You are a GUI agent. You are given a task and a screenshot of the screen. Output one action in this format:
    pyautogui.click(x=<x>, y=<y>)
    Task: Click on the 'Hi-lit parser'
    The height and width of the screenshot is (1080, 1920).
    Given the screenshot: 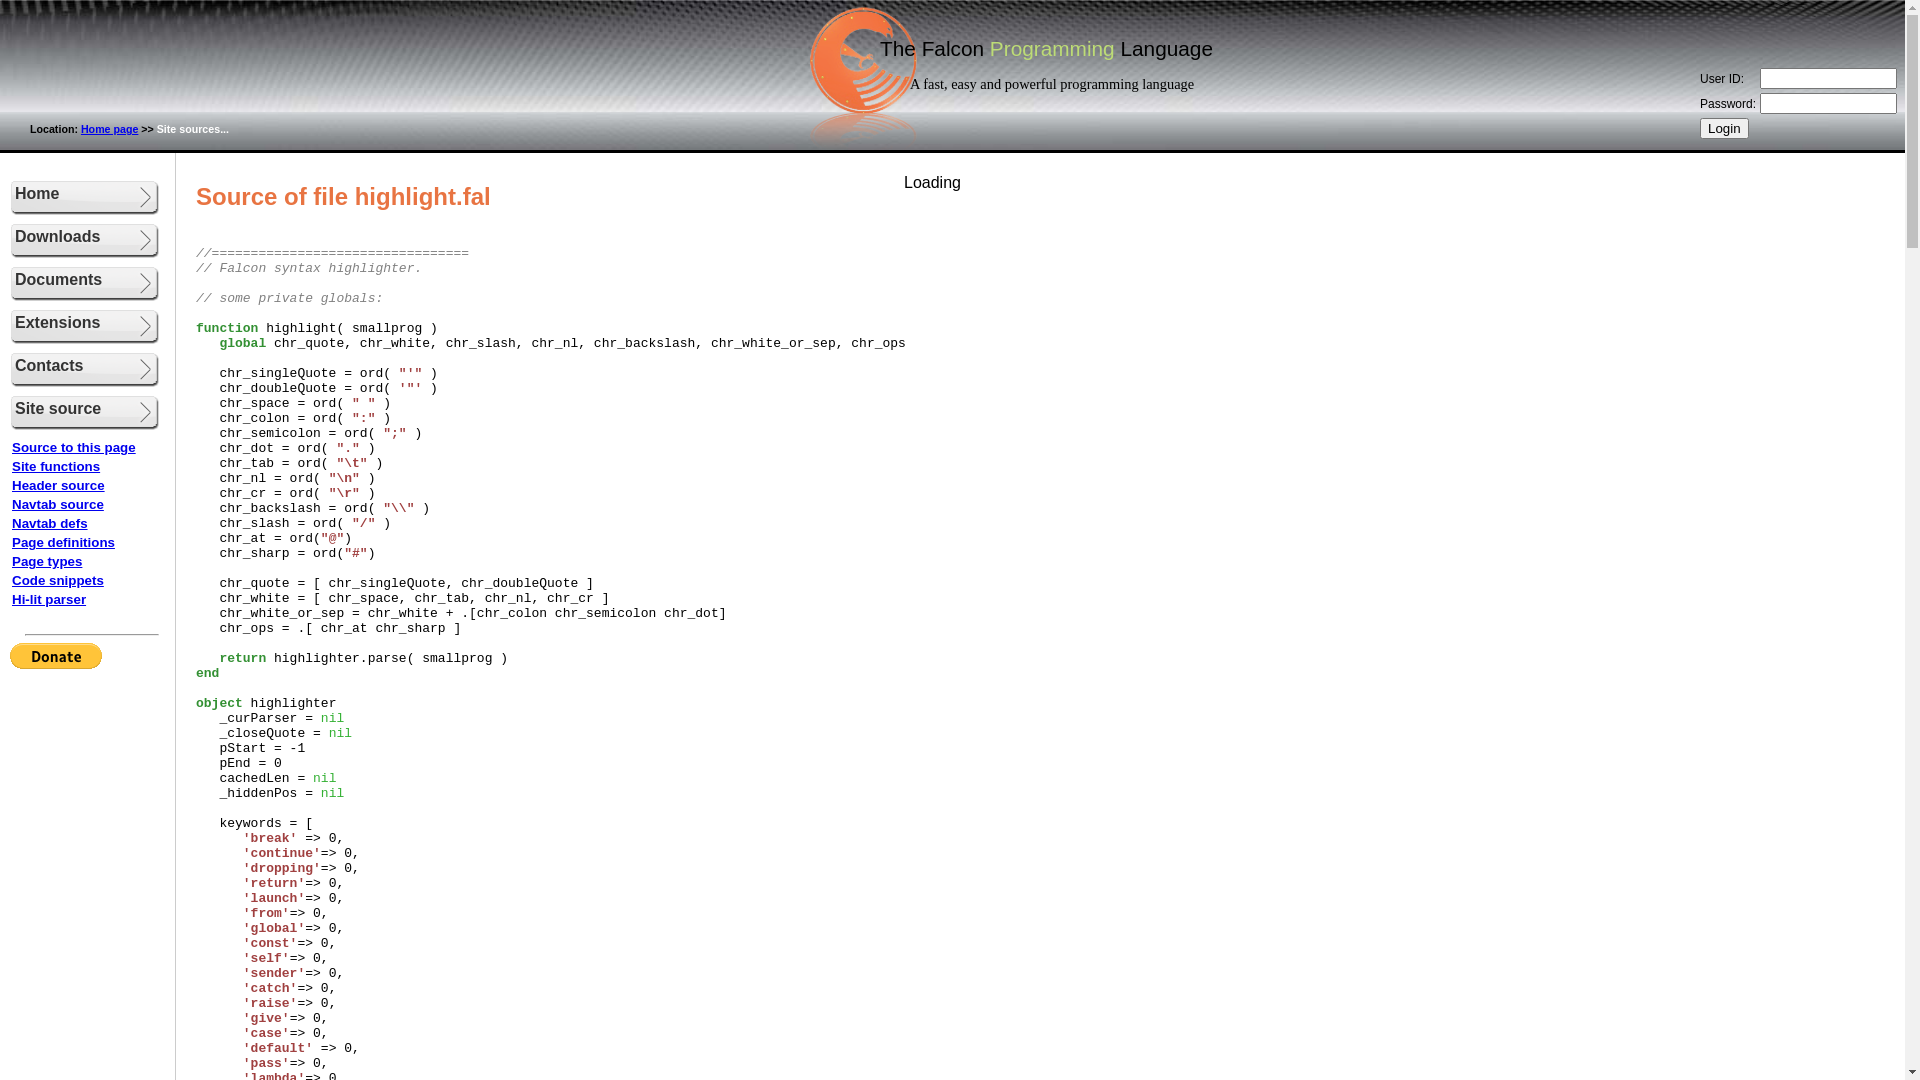 What is the action you would take?
    pyautogui.click(x=48, y=598)
    